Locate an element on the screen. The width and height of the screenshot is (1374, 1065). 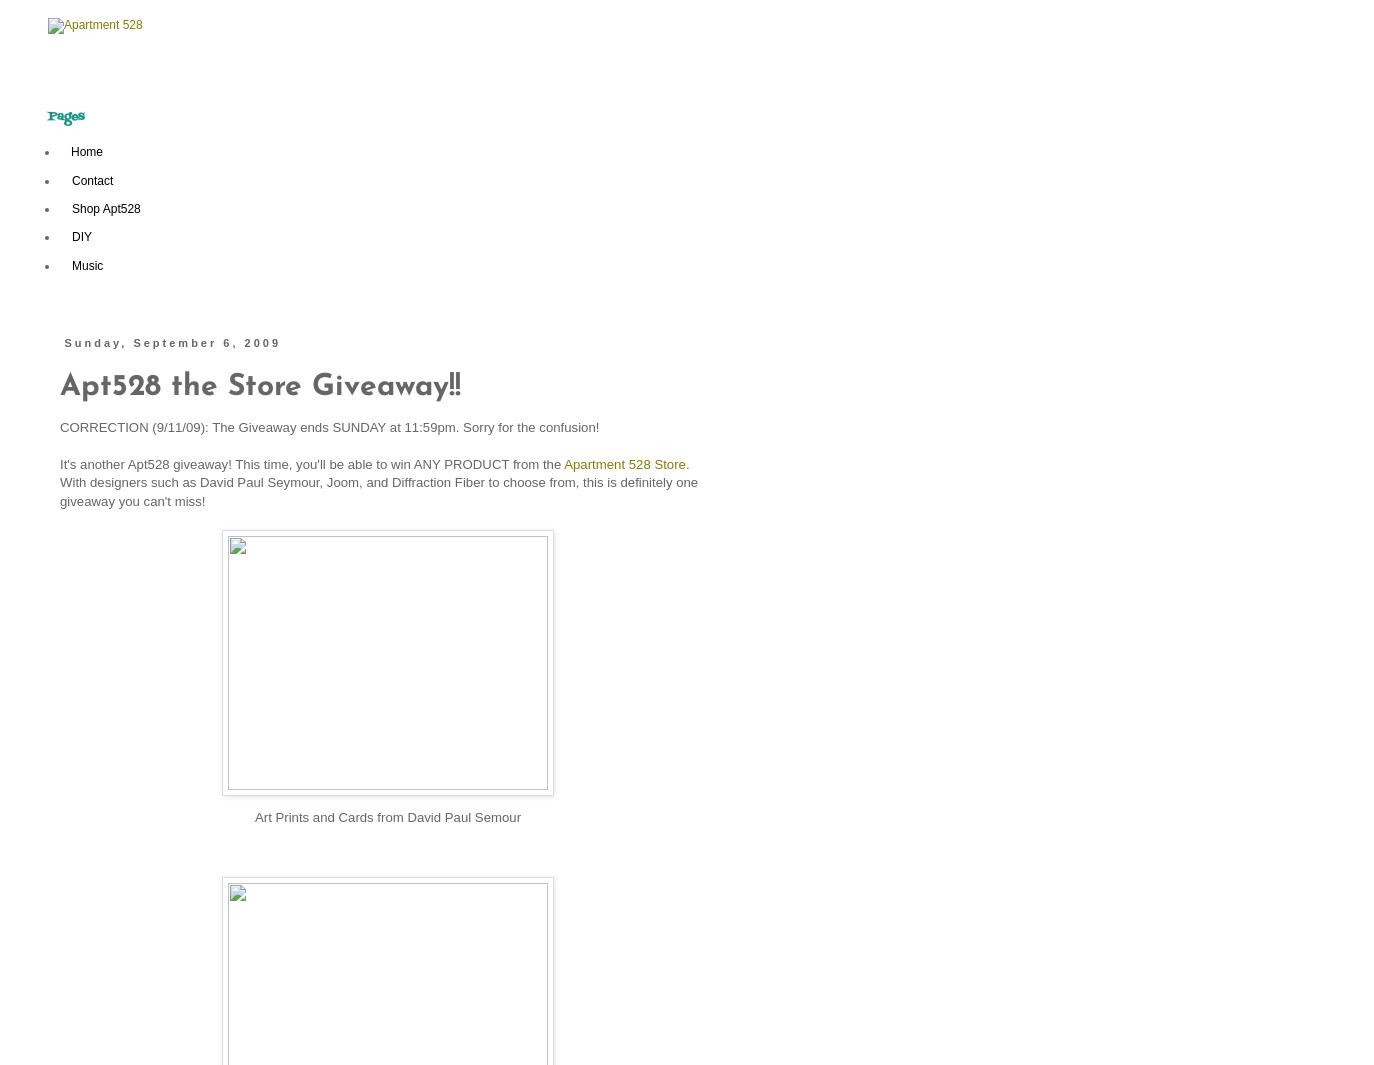
'. With designers such as David Paul Seymour, Joom, and Diffraction Fiber to choose from, this is definitely one giveaway you can't miss!' is located at coordinates (378, 481).